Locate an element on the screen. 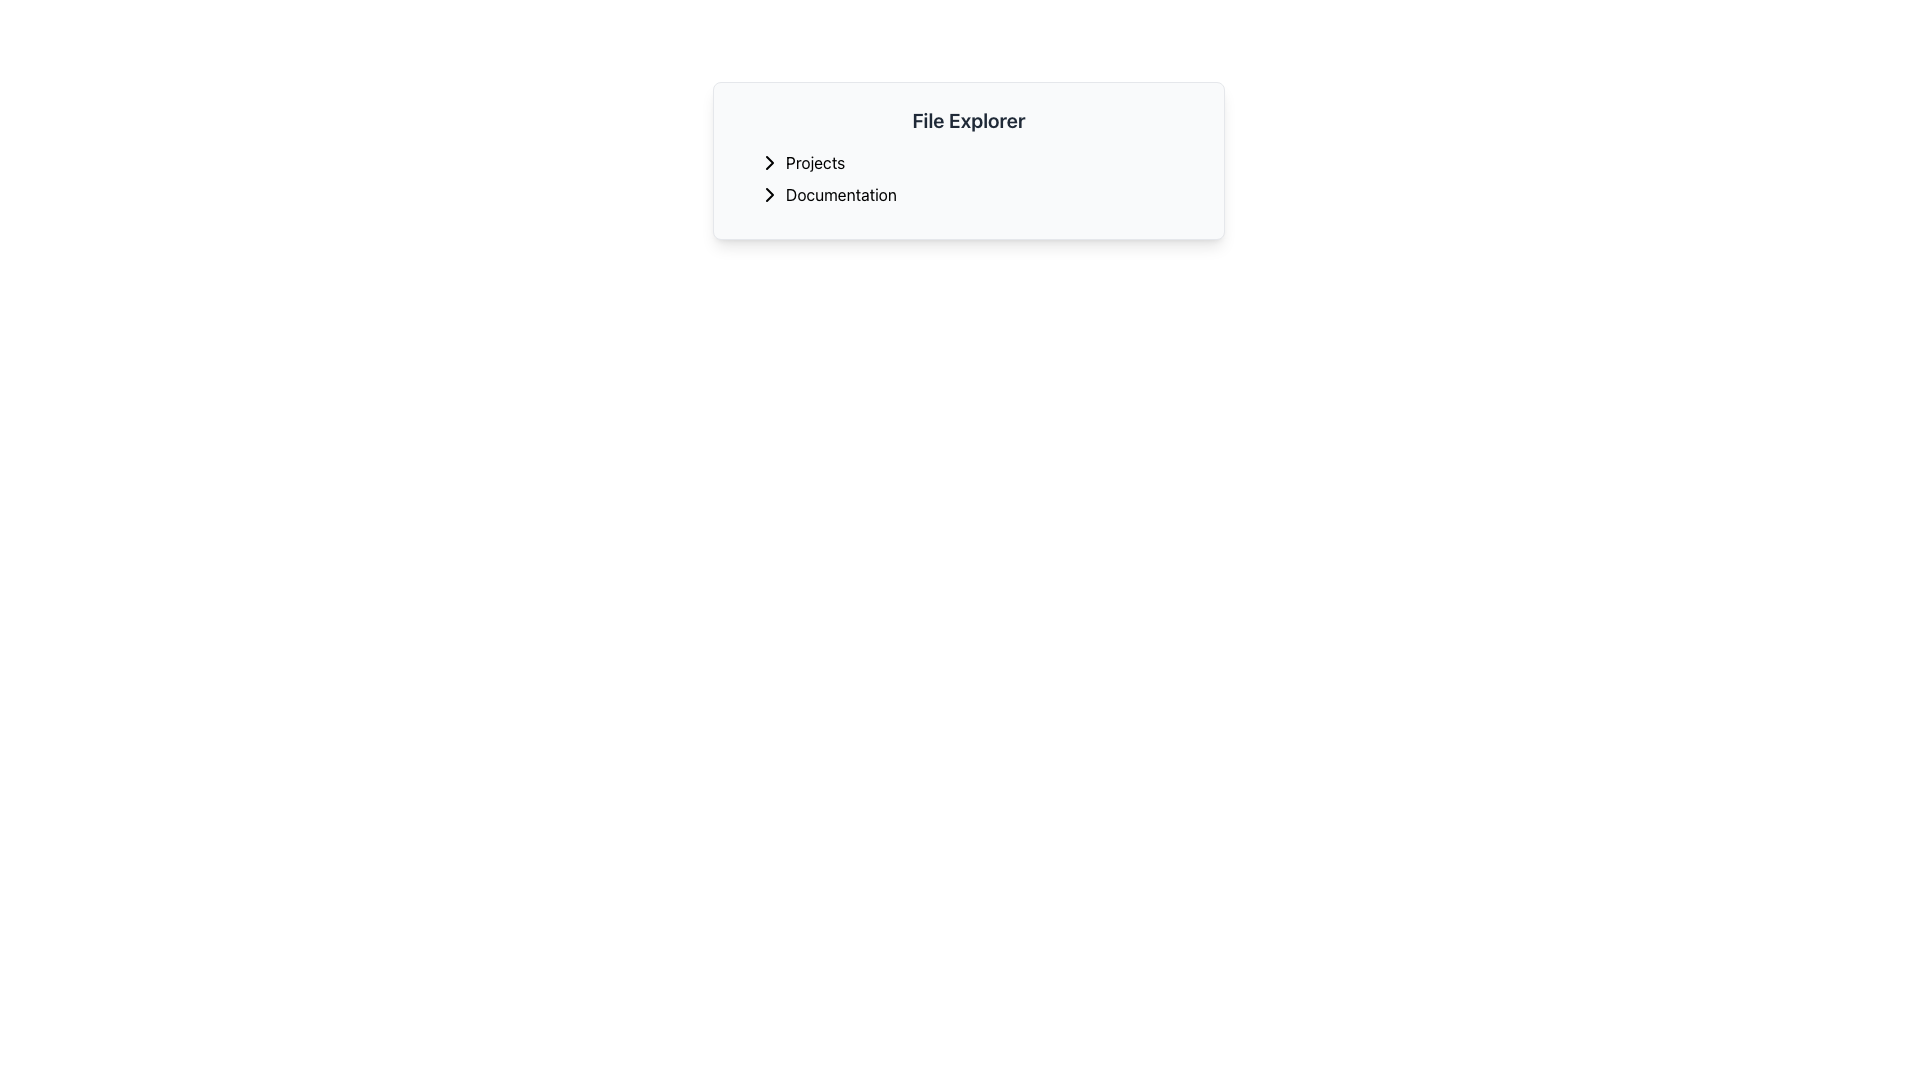 The height and width of the screenshot is (1080, 1920). the right-arrow icon located to the left of the 'Documentation' text is located at coordinates (768, 195).